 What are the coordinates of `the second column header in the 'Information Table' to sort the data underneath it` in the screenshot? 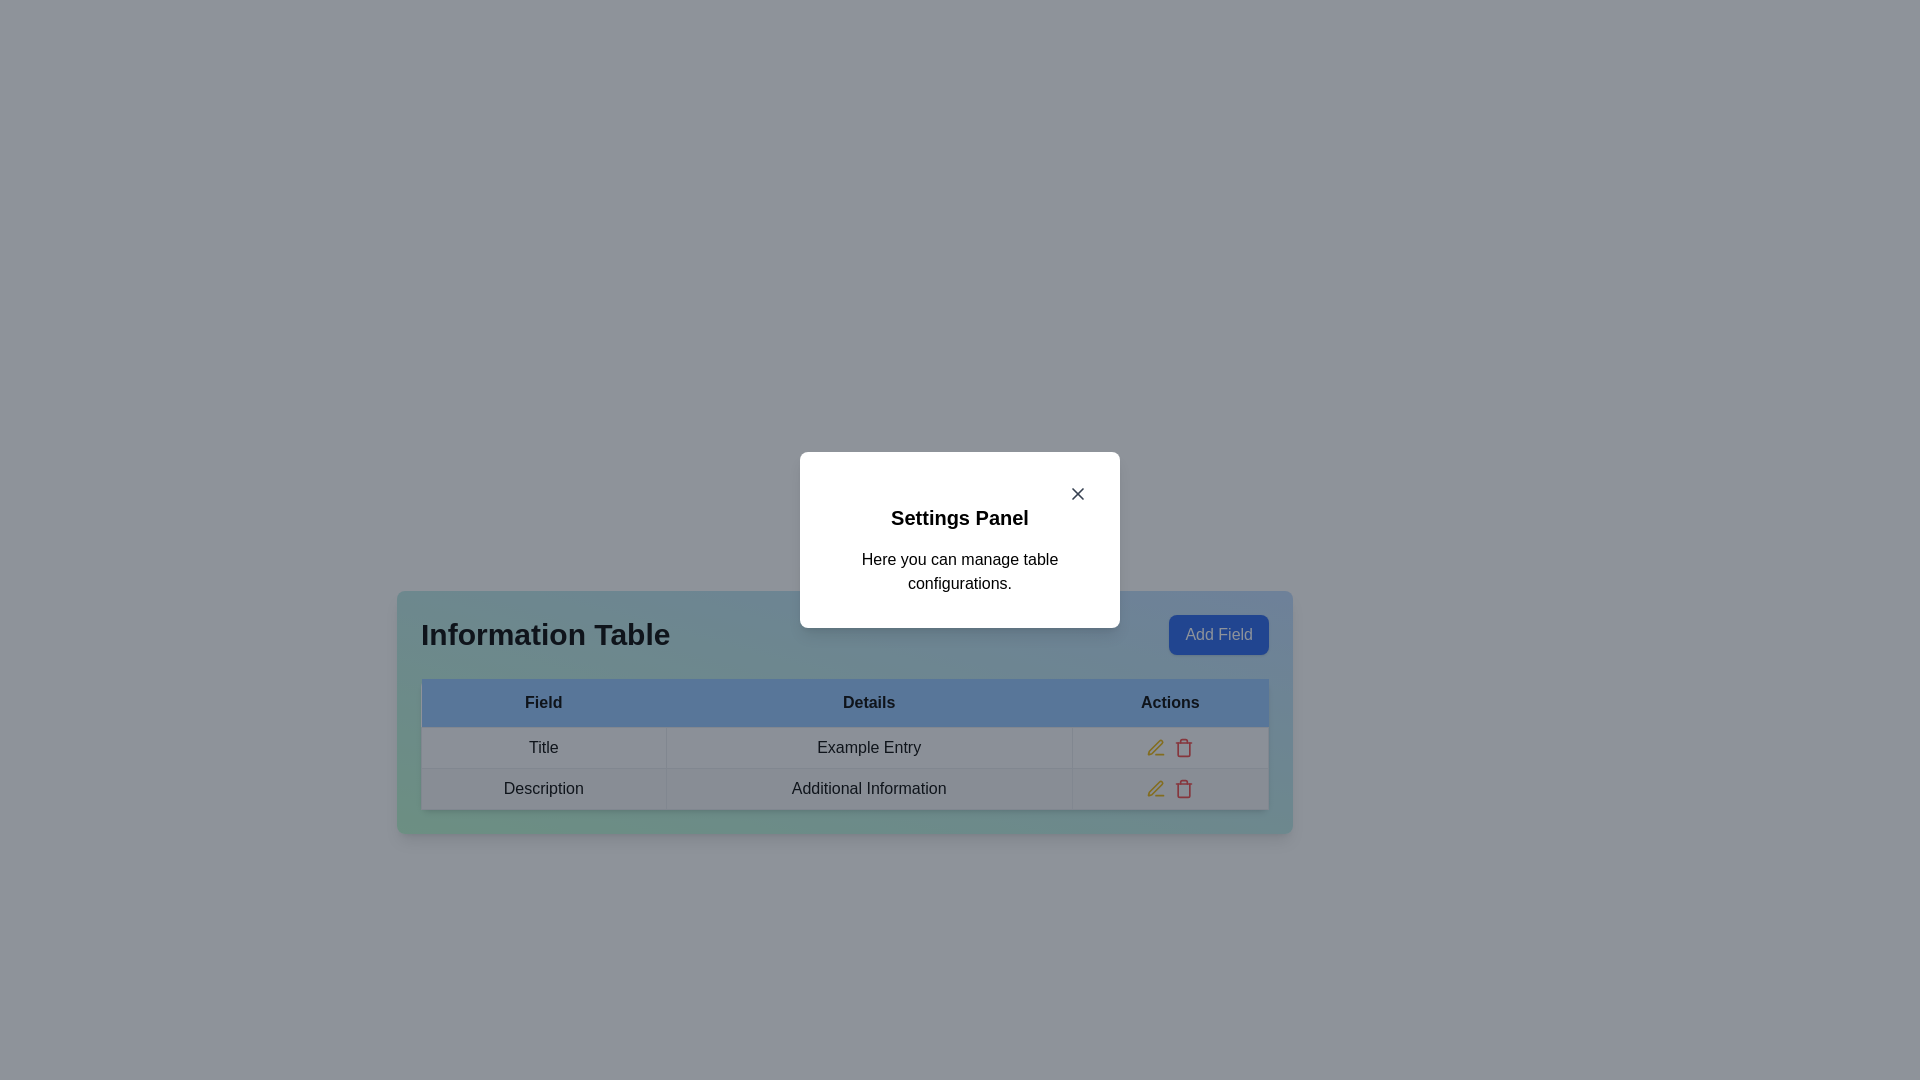 It's located at (844, 711).